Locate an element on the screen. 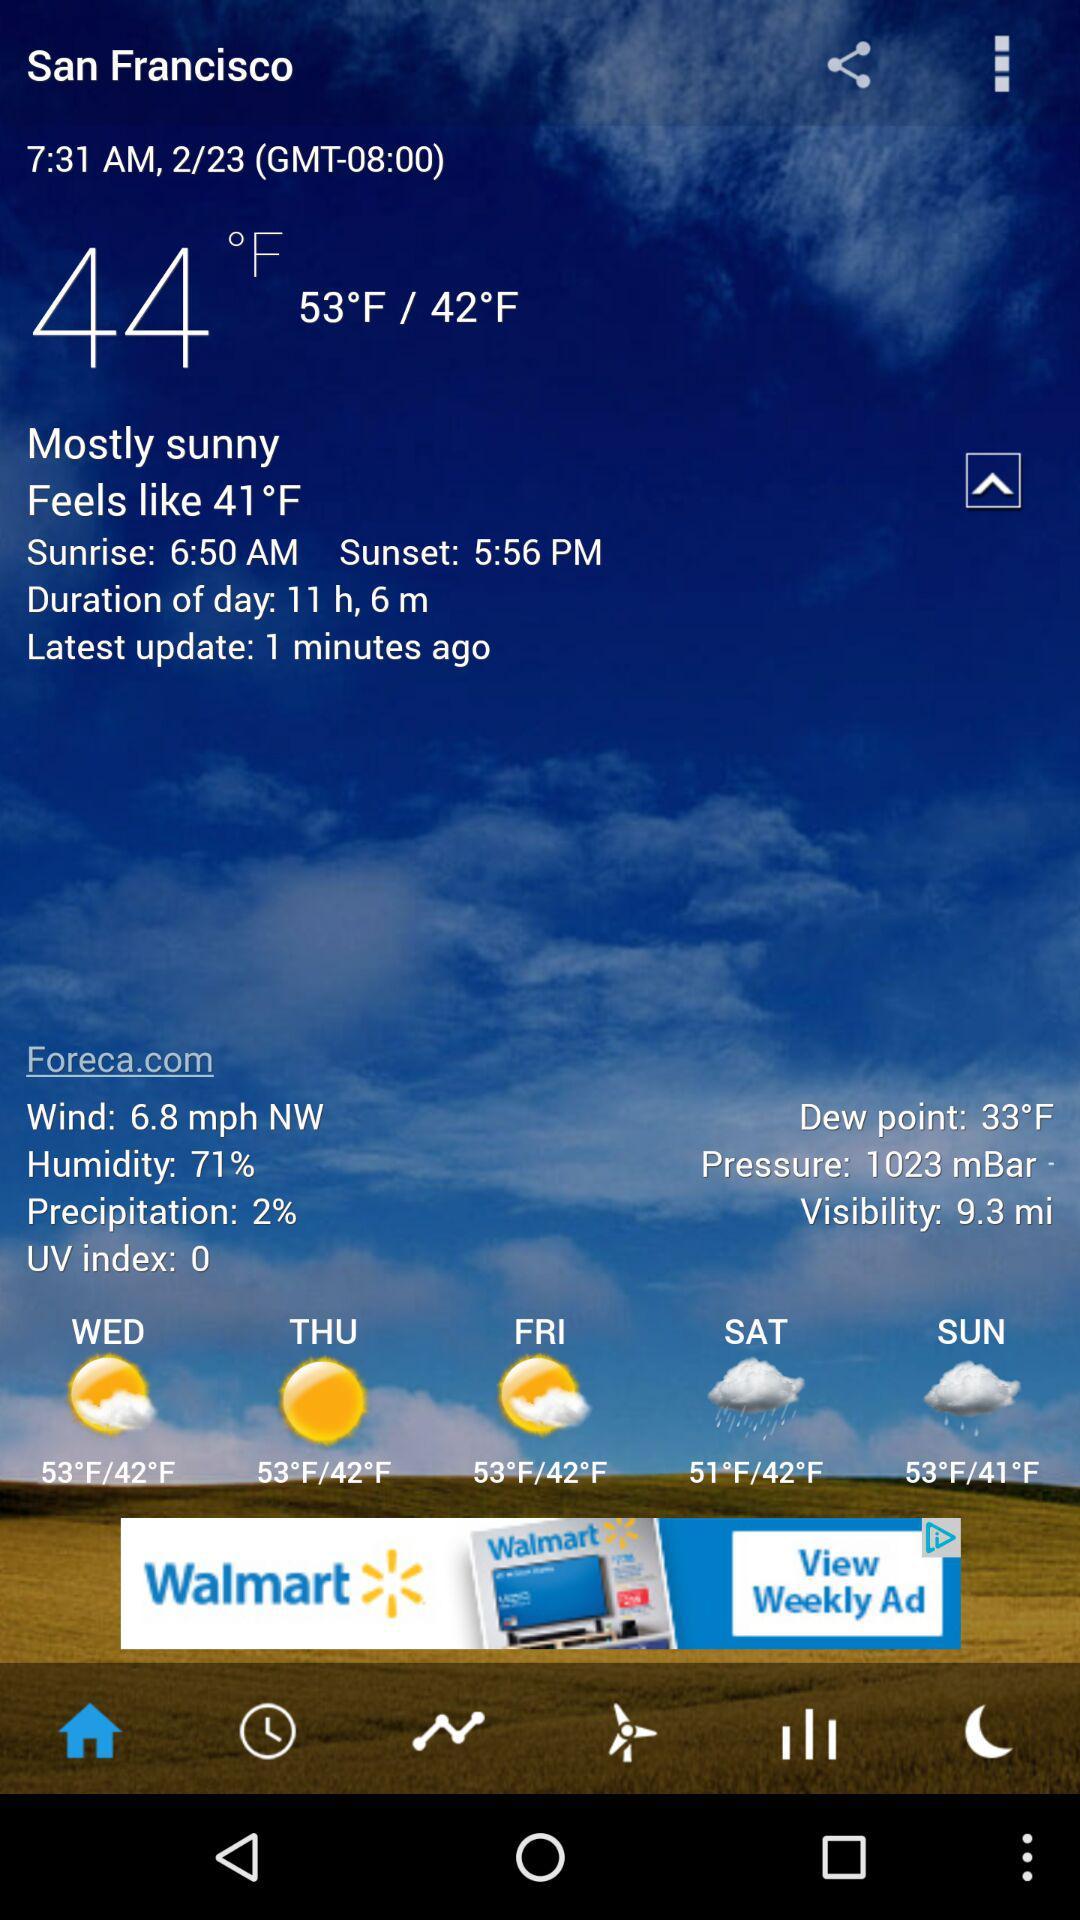  the time icon is located at coordinates (270, 1849).